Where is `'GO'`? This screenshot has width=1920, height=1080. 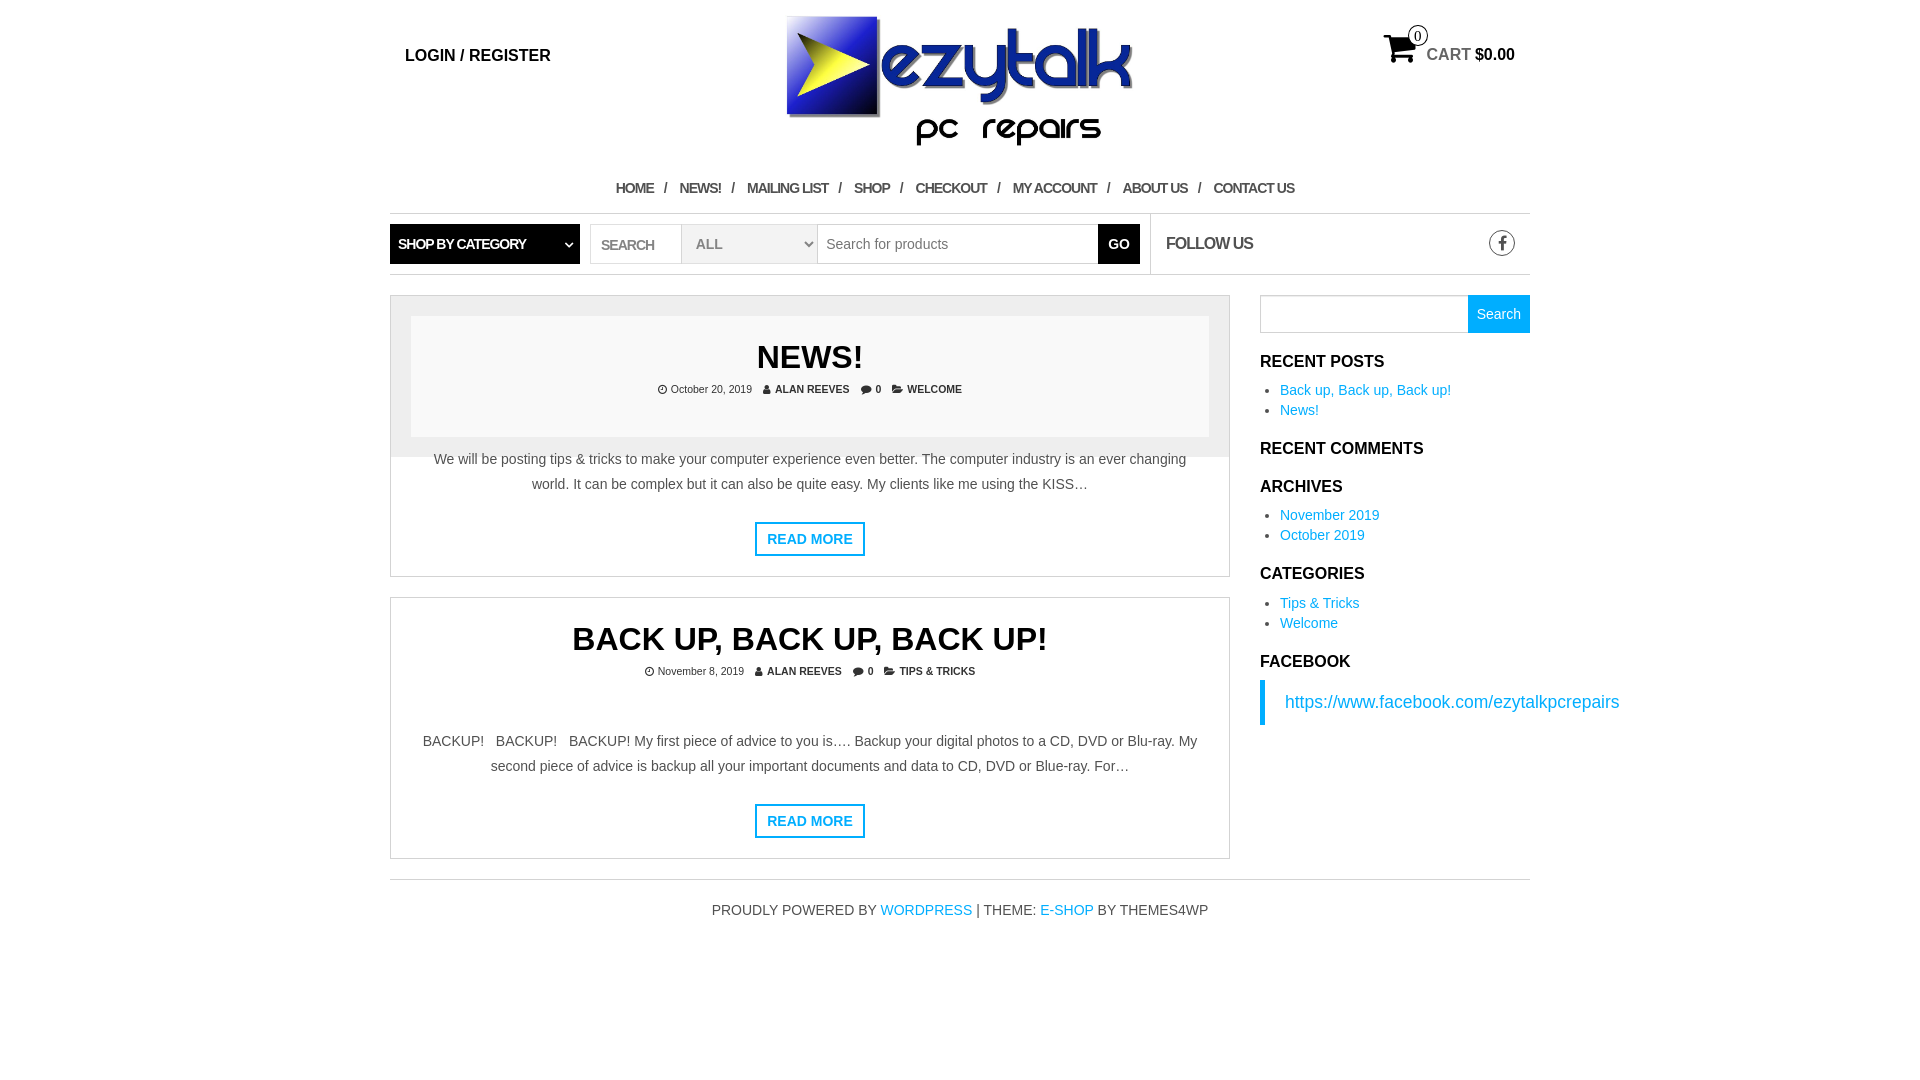
'GO' is located at coordinates (1117, 242).